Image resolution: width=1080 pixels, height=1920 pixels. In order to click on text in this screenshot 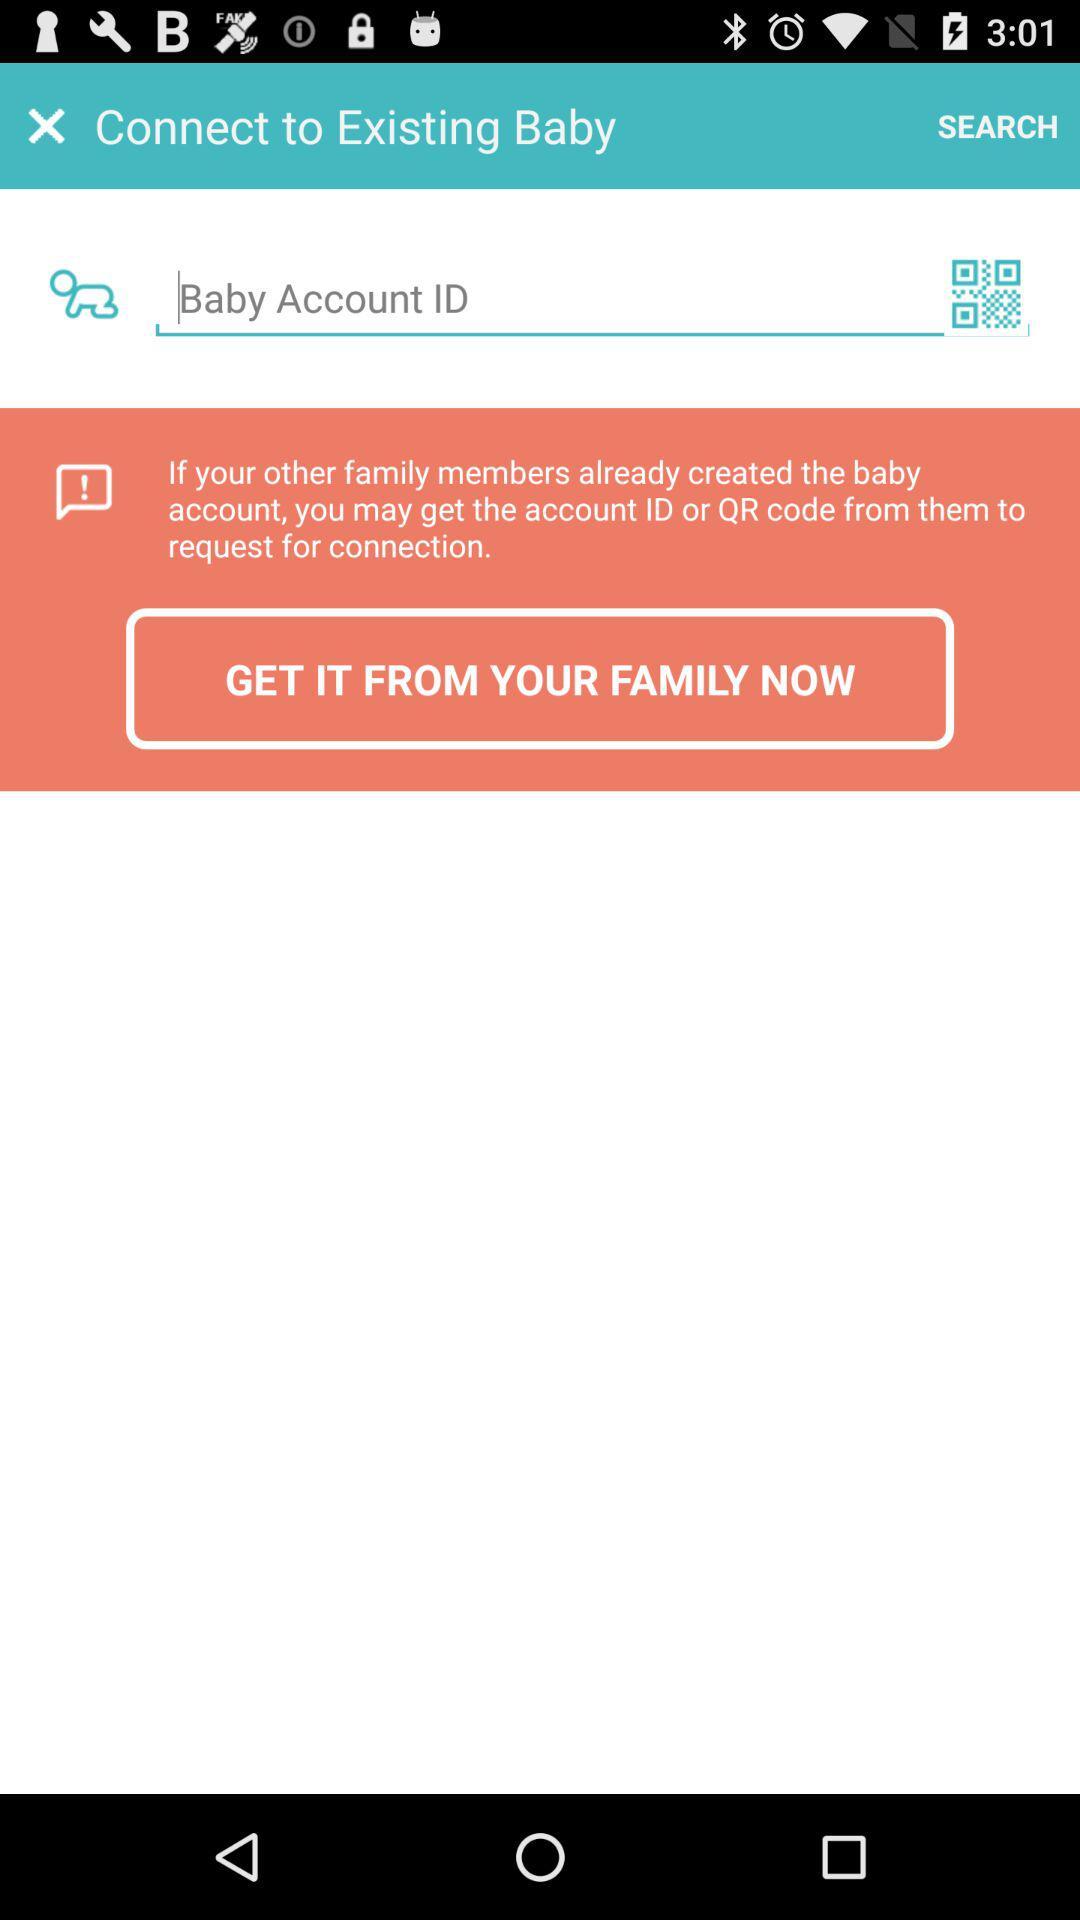, I will do `click(591, 297)`.